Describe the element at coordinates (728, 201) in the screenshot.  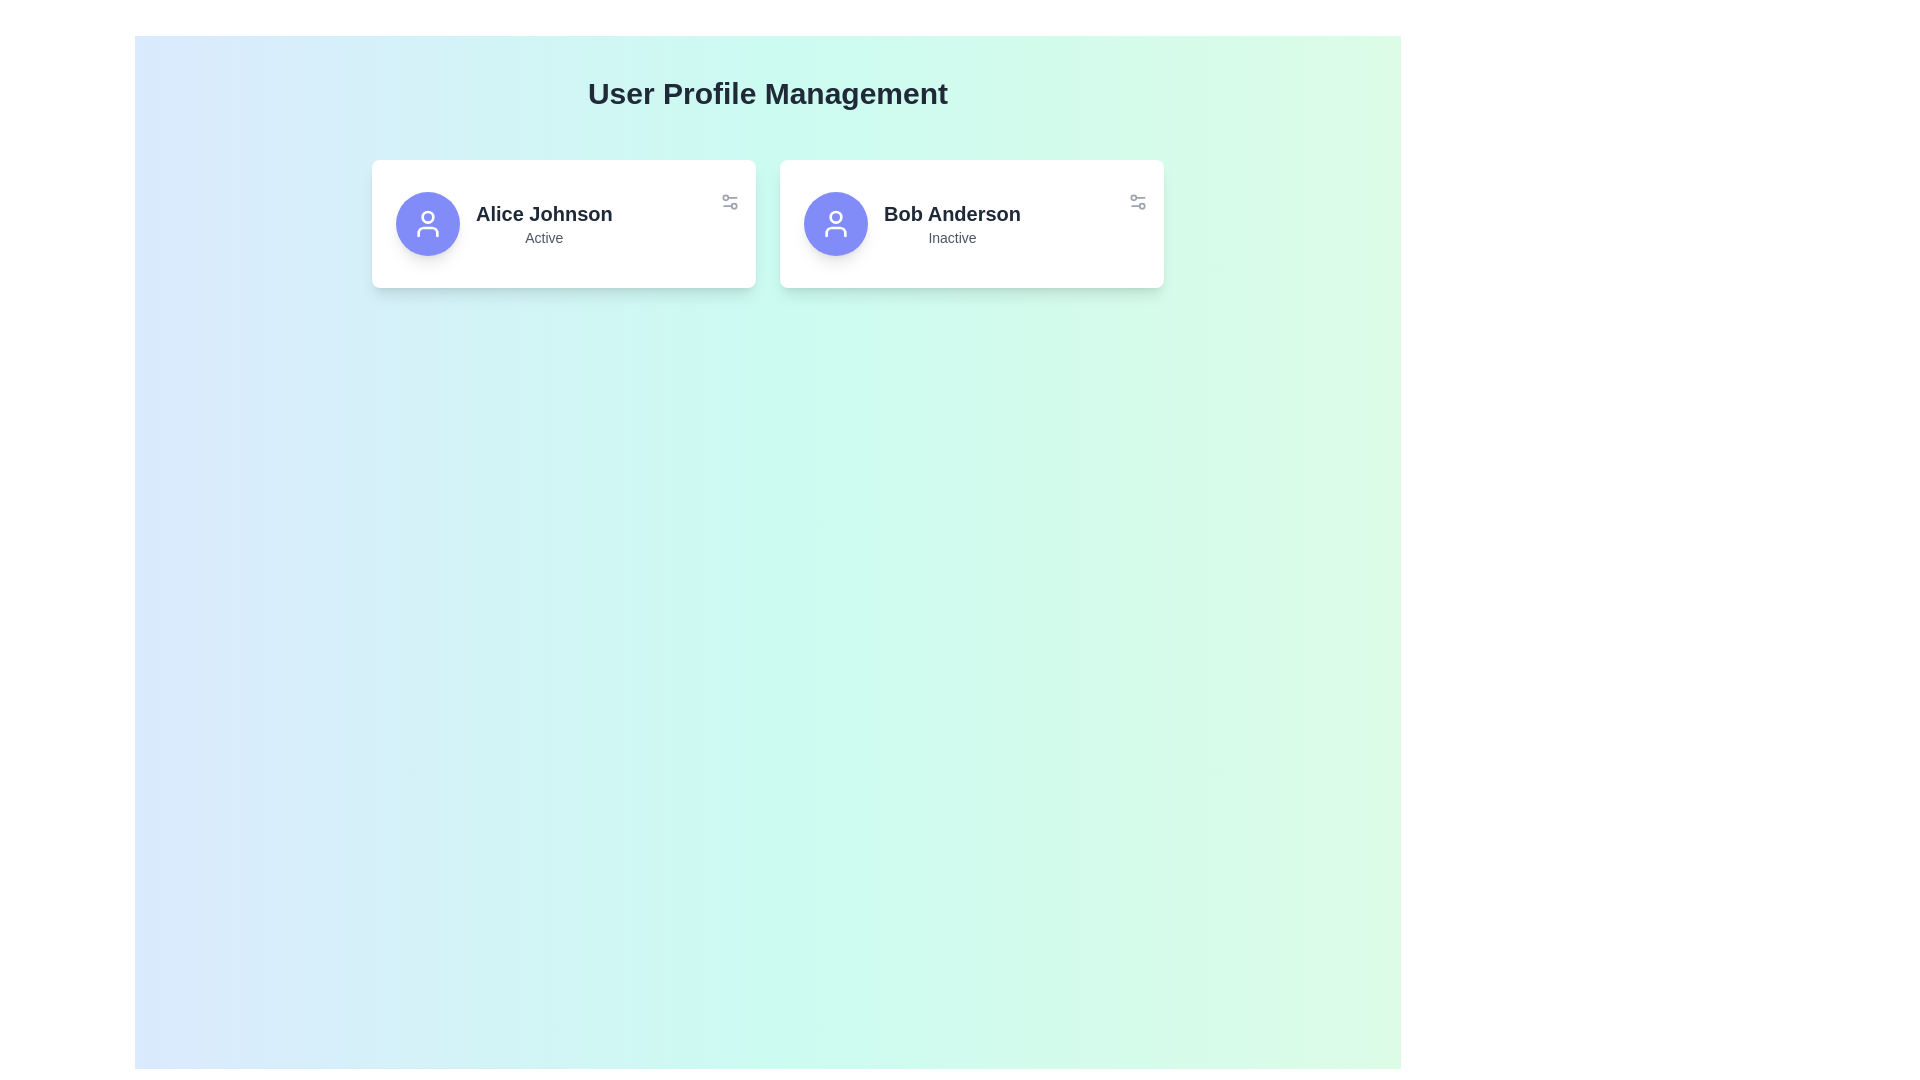
I see `the Settings icon located in the top-right corner of Alice Johnson's profile card` at that location.